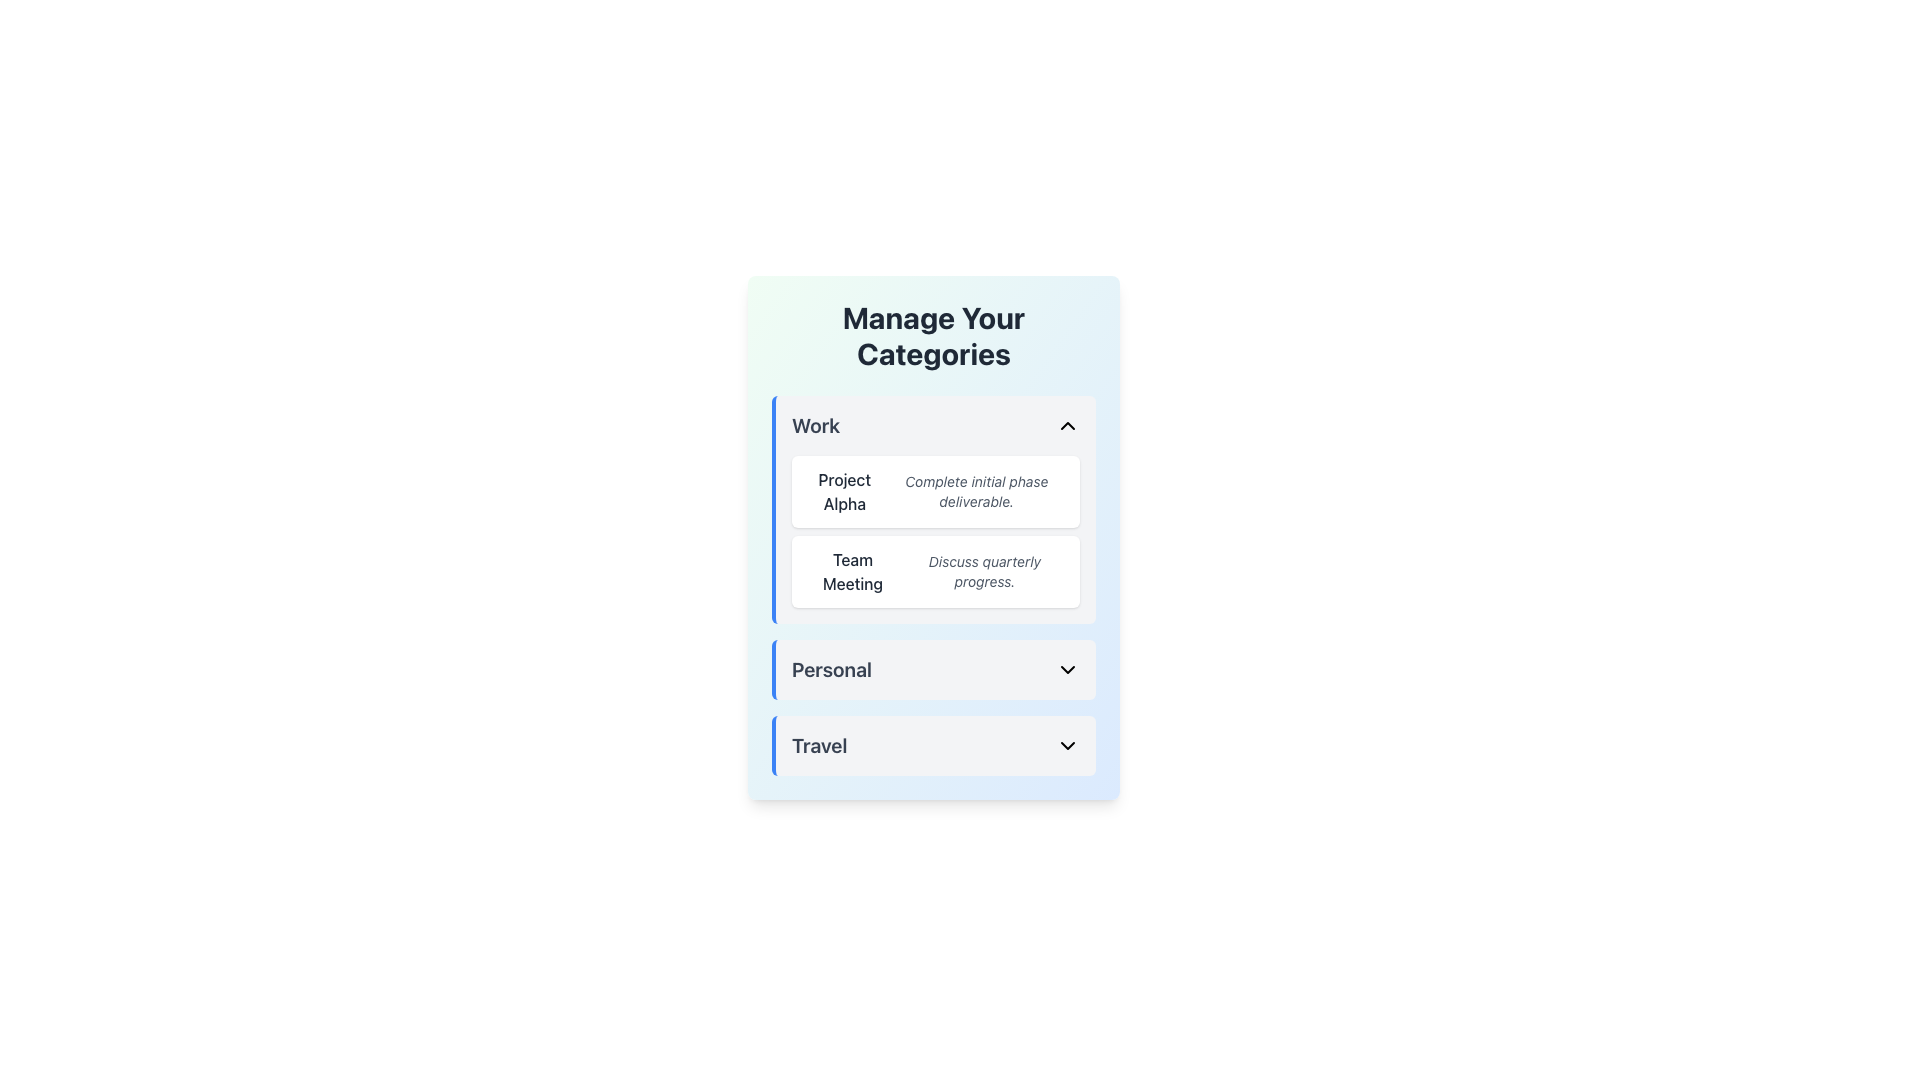 The image size is (1920, 1080). Describe the element at coordinates (933, 745) in the screenshot. I see `the collapsible dropdown menu item labeled 'Travel'` at that location.